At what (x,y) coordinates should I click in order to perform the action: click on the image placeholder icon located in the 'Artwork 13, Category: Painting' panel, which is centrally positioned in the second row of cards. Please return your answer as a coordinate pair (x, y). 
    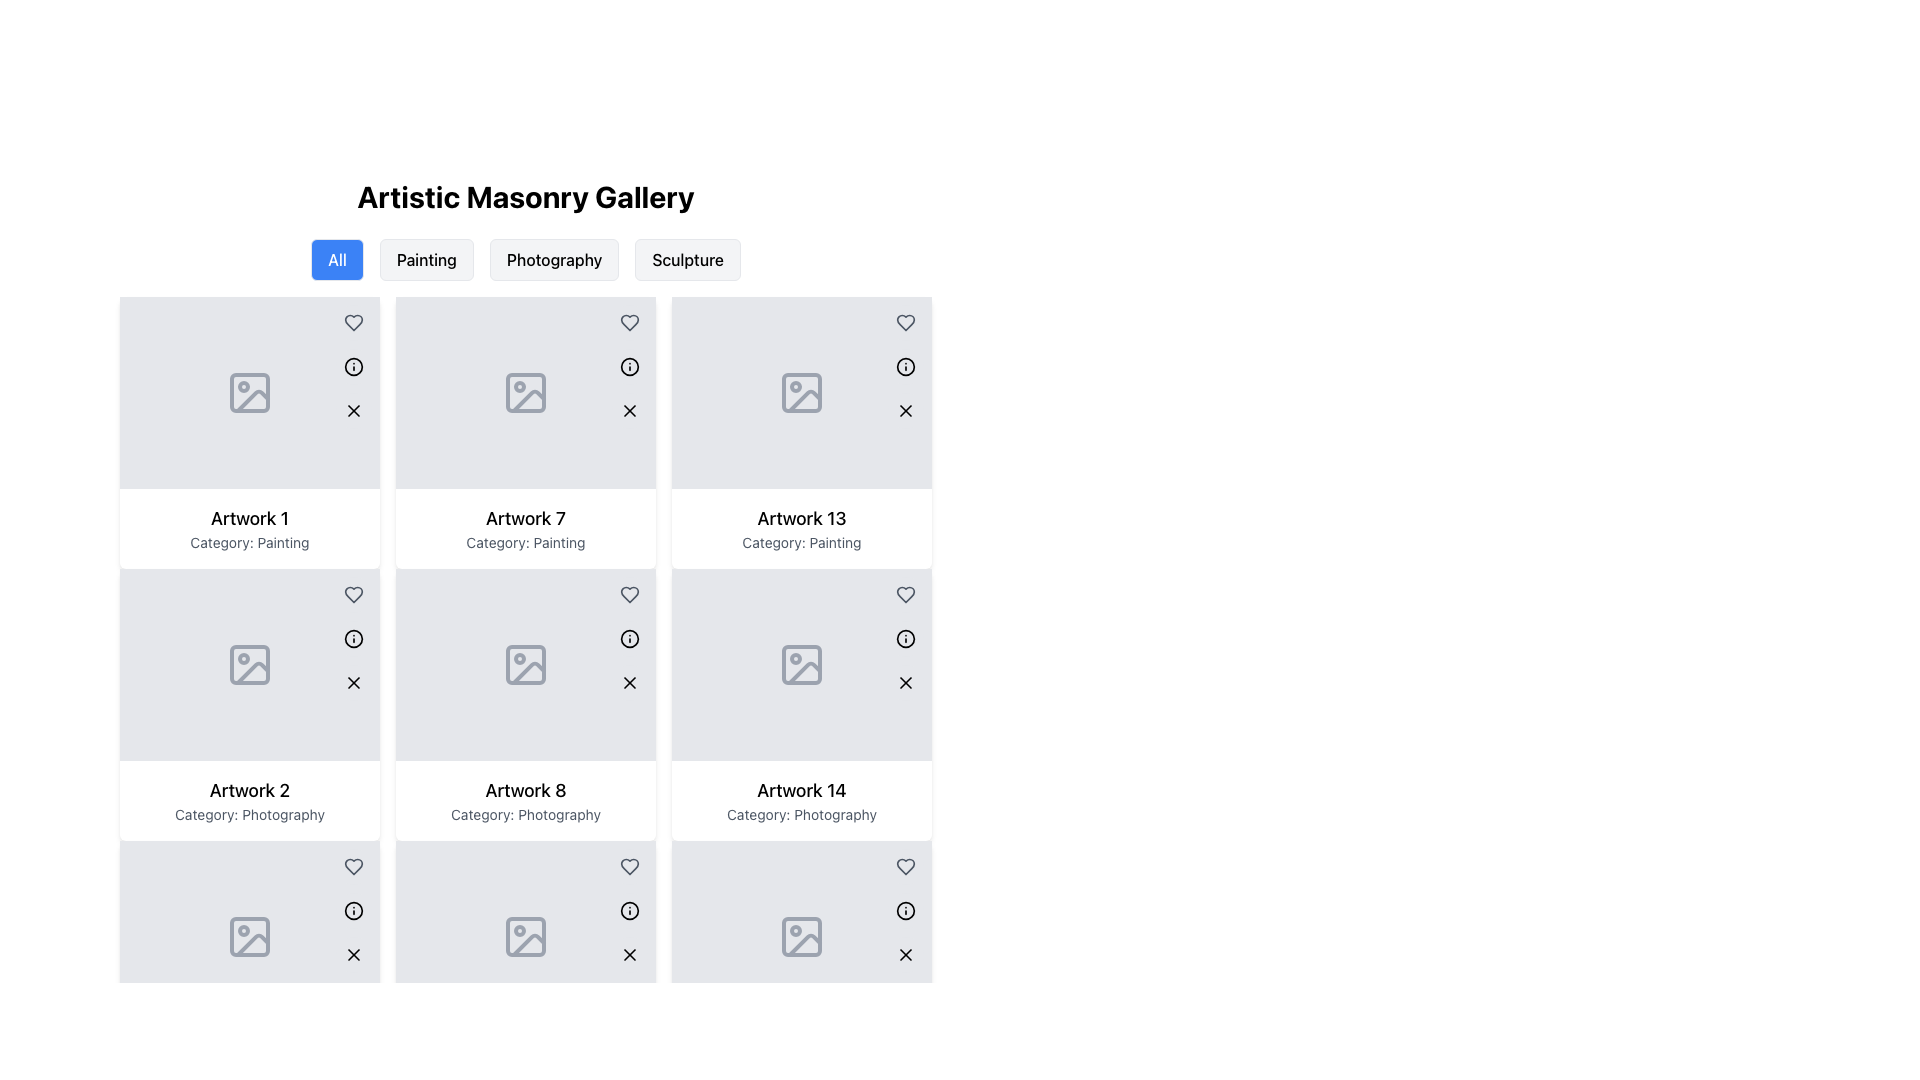
    Looking at the image, I should click on (801, 393).